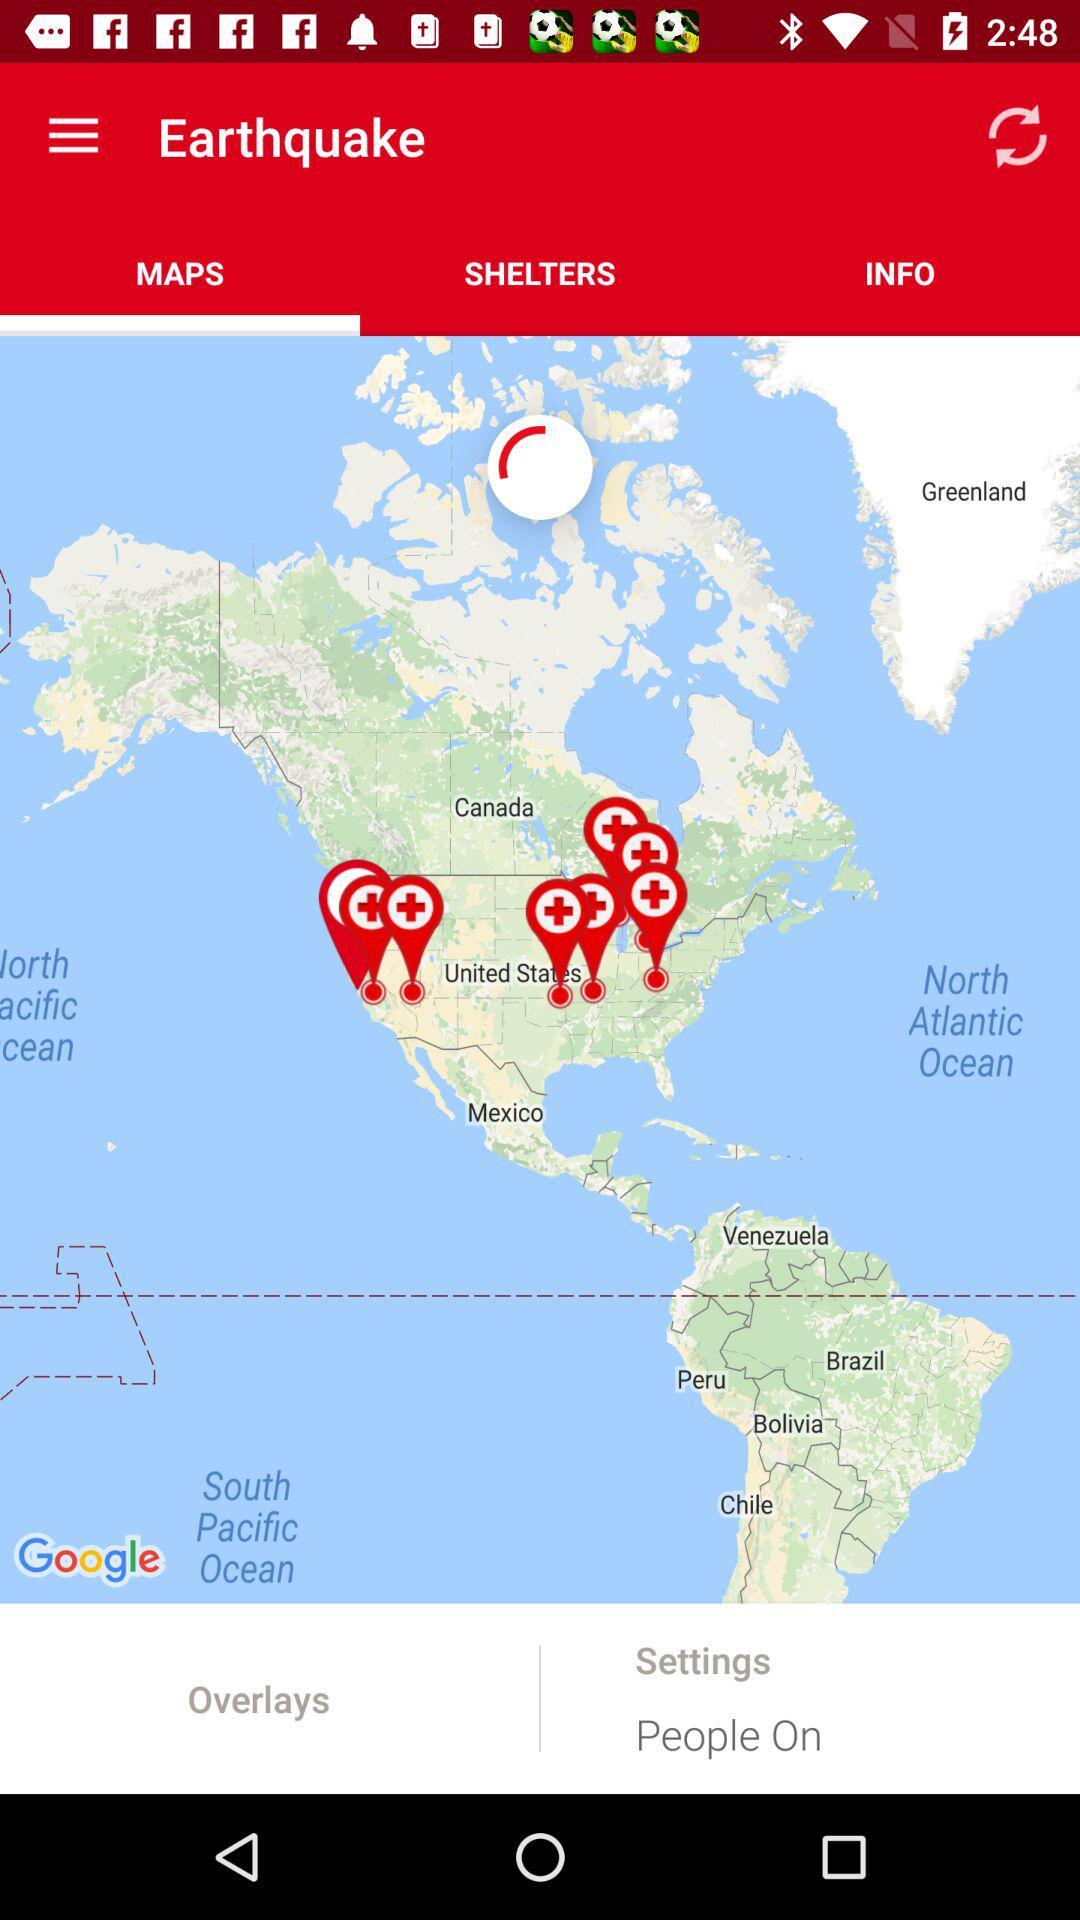  I want to click on icon below the earthquake, so click(540, 272).